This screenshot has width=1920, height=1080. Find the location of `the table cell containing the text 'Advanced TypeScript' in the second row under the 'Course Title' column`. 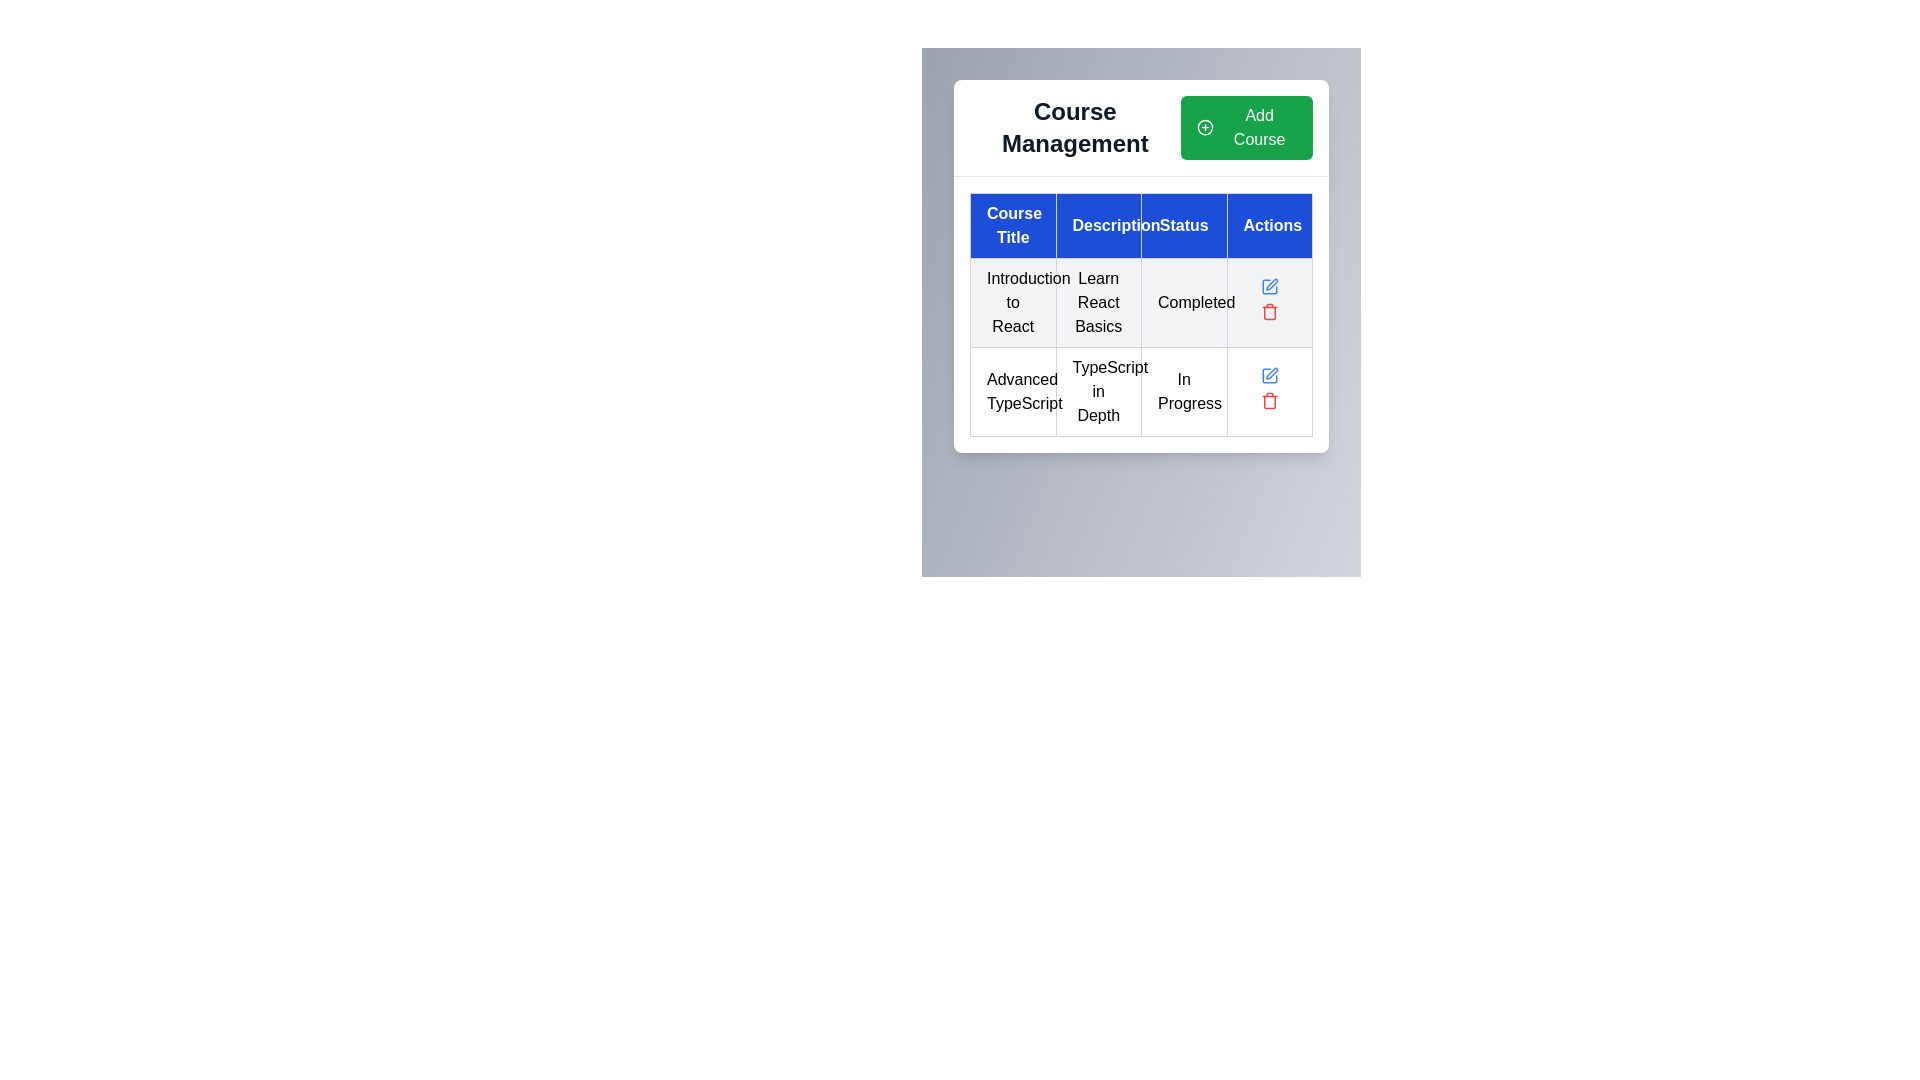

the table cell containing the text 'Advanced TypeScript' in the second row under the 'Course Title' column is located at coordinates (1013, 392).